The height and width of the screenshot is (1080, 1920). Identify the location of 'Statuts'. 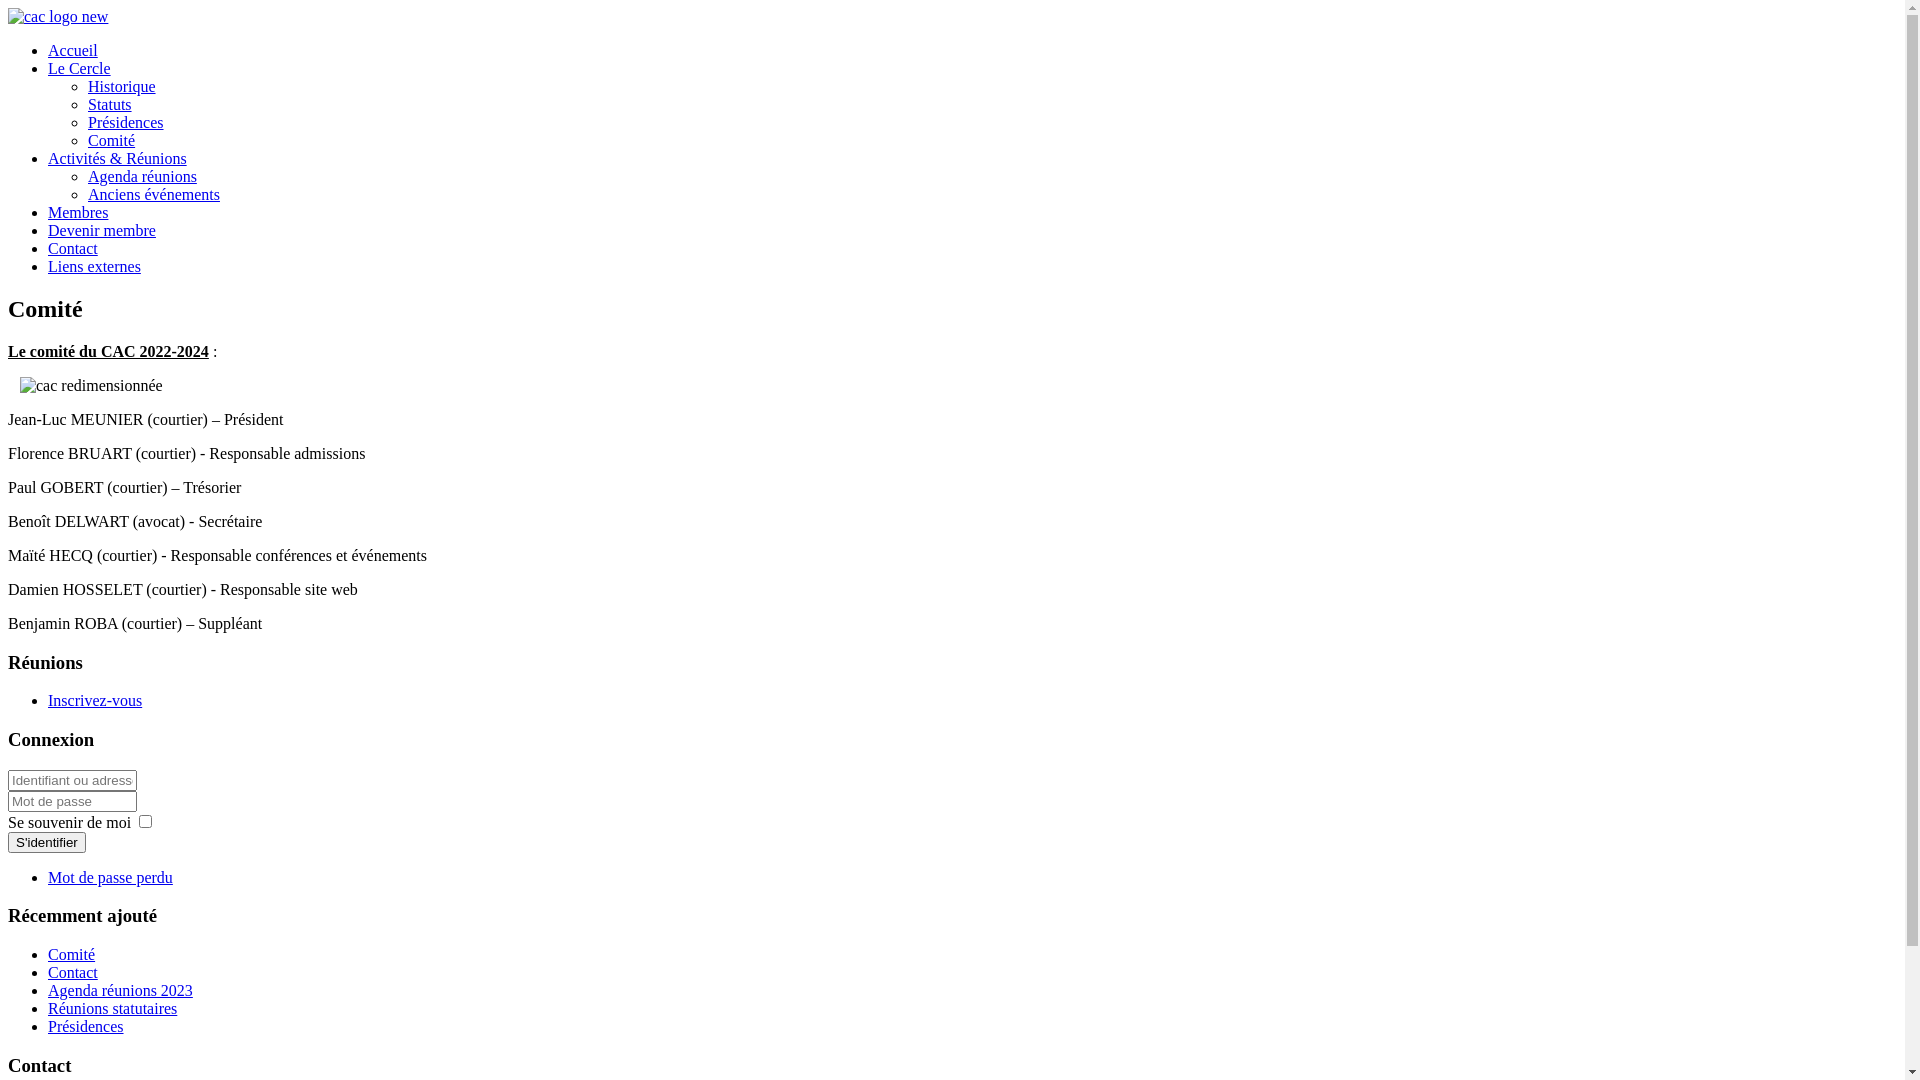
(86, 104).